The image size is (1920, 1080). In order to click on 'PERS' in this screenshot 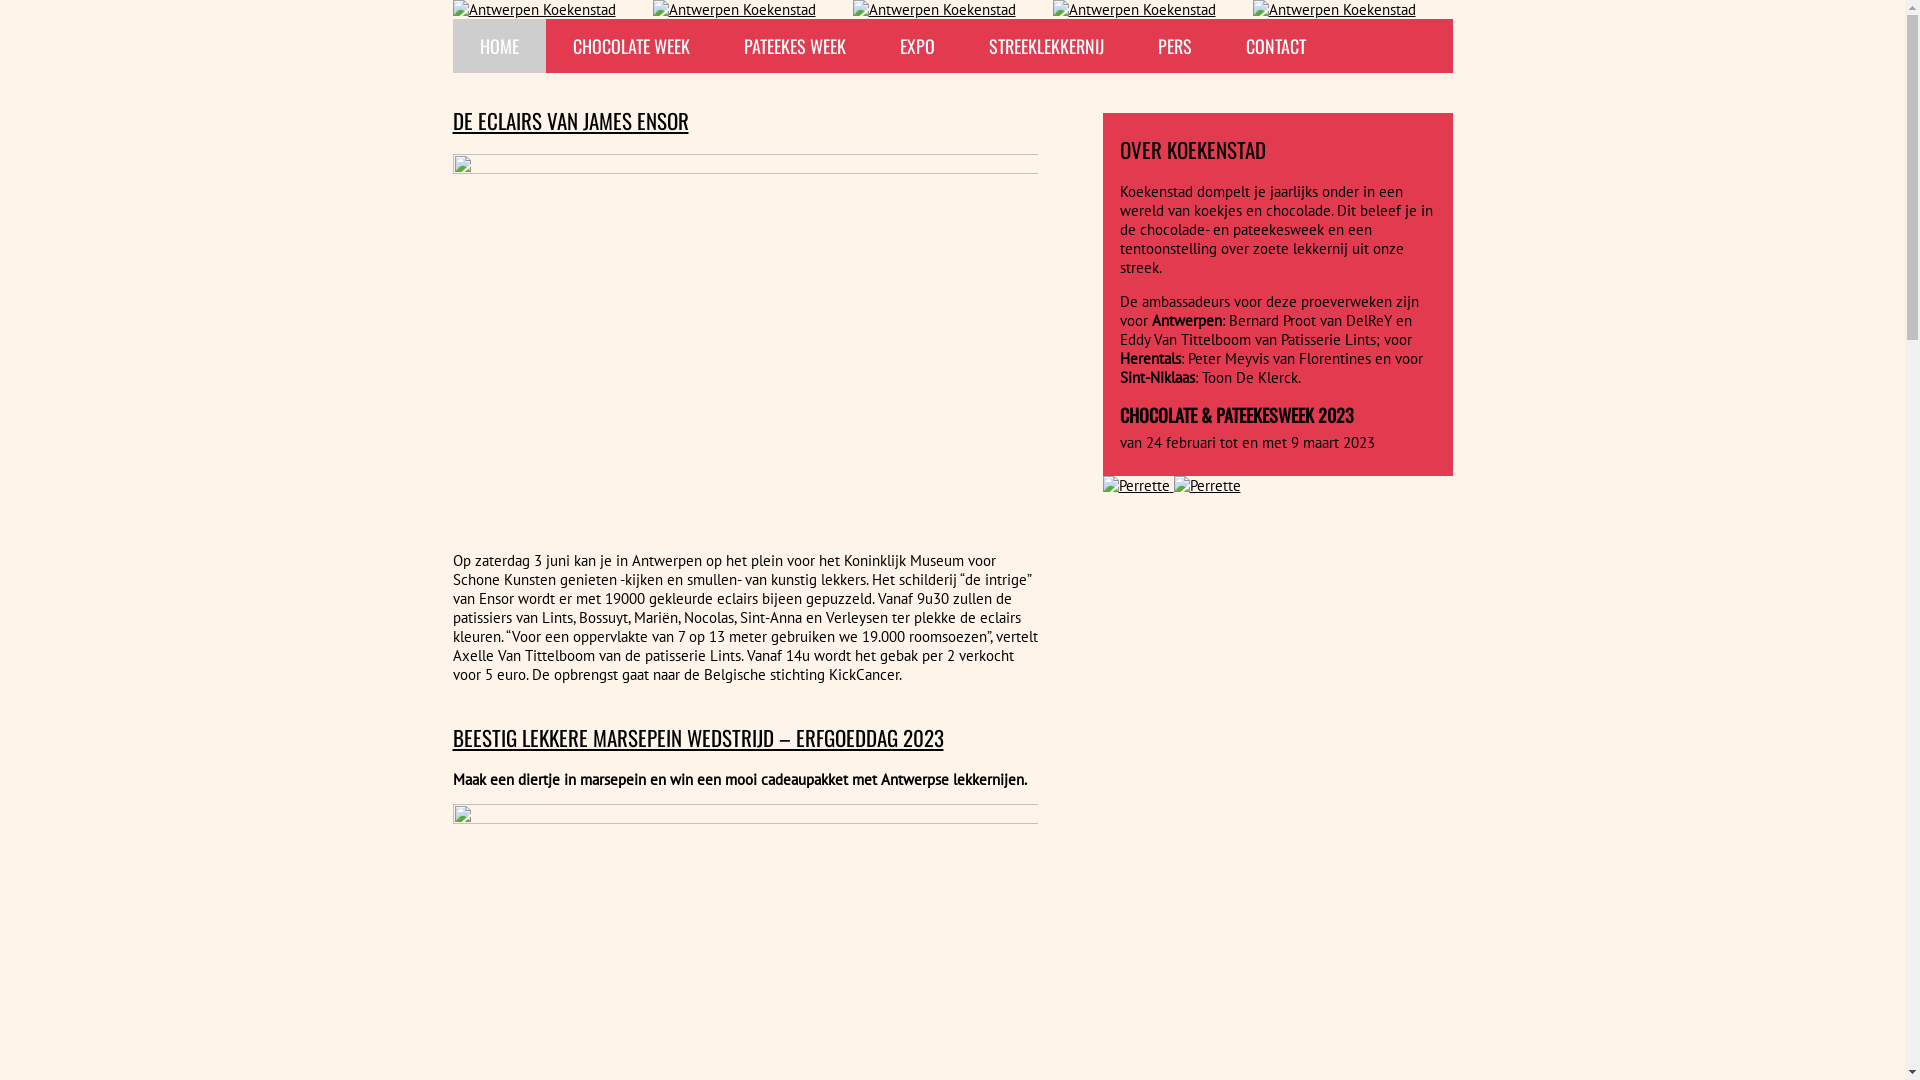, I will do `click(1129, 45)`.